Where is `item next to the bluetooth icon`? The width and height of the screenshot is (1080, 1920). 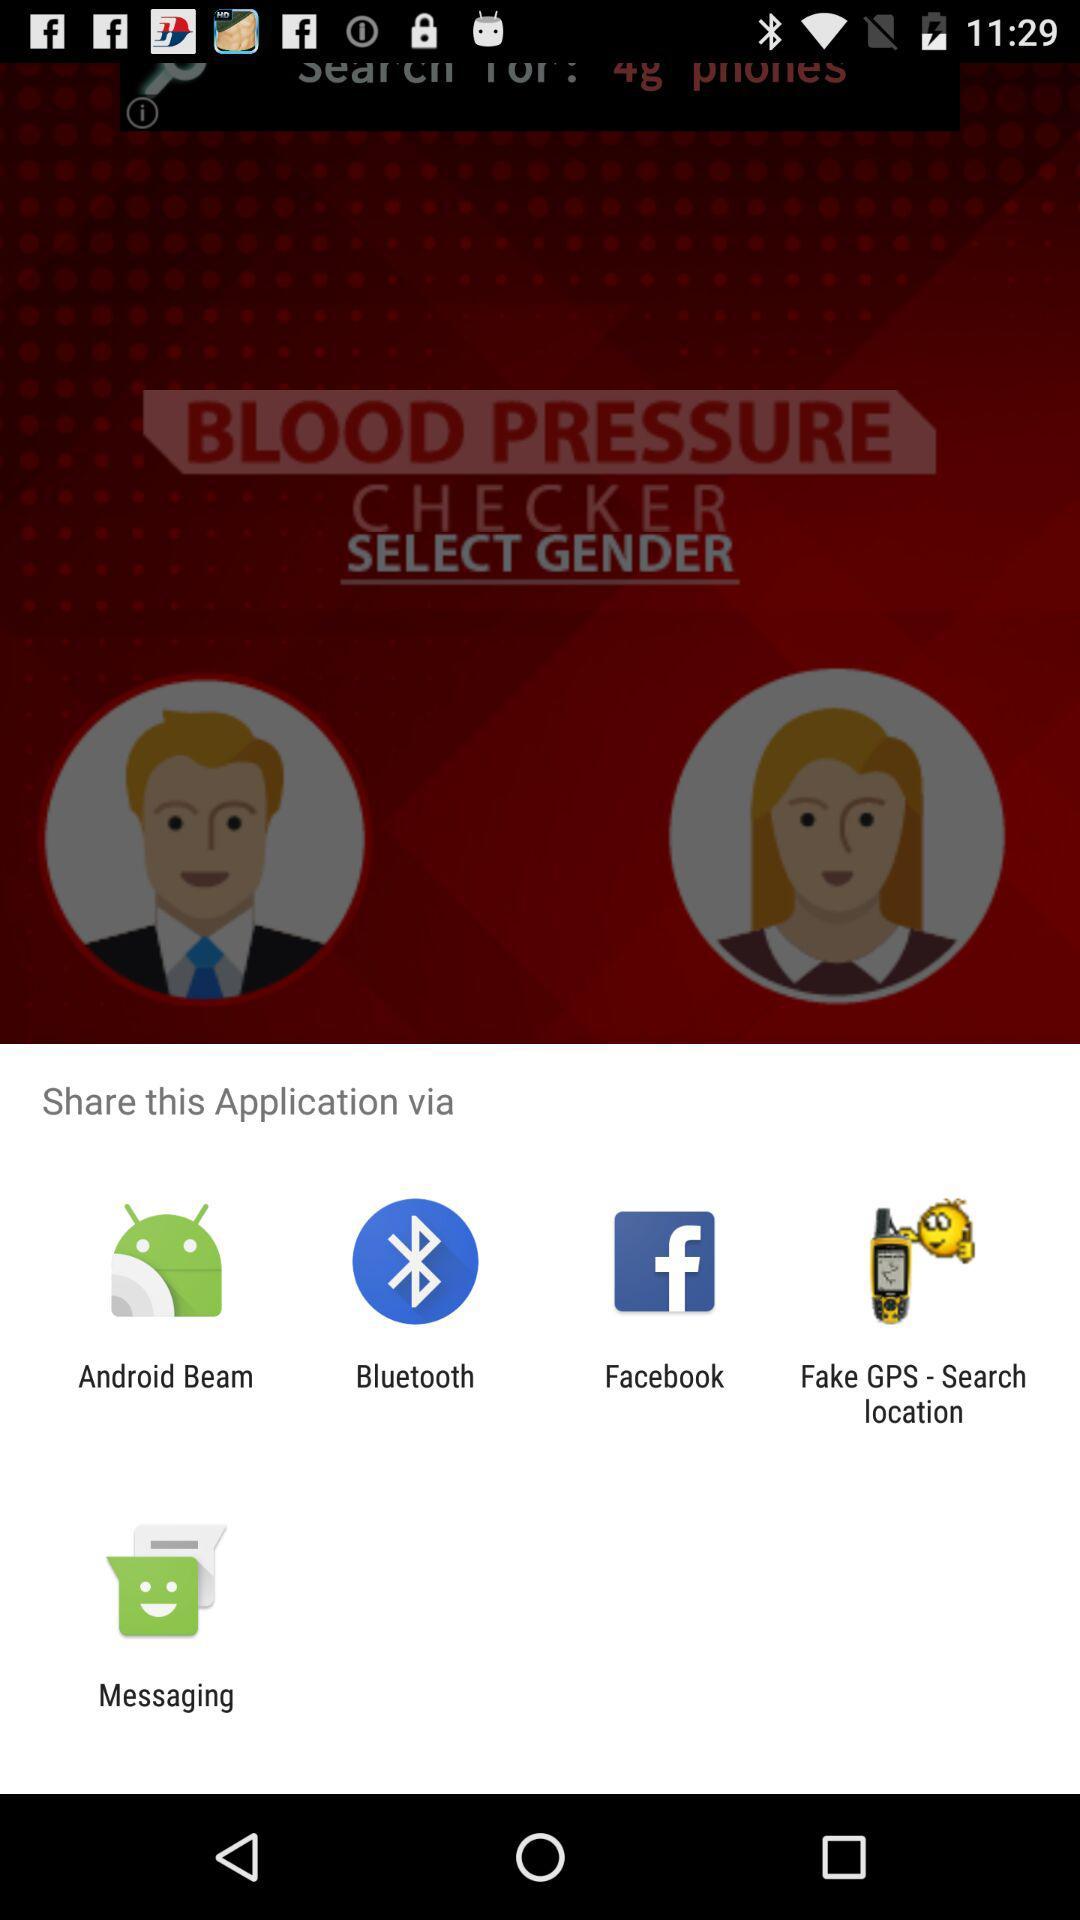
item next to the bluetooth icon is located at coordinates (165, 1392).